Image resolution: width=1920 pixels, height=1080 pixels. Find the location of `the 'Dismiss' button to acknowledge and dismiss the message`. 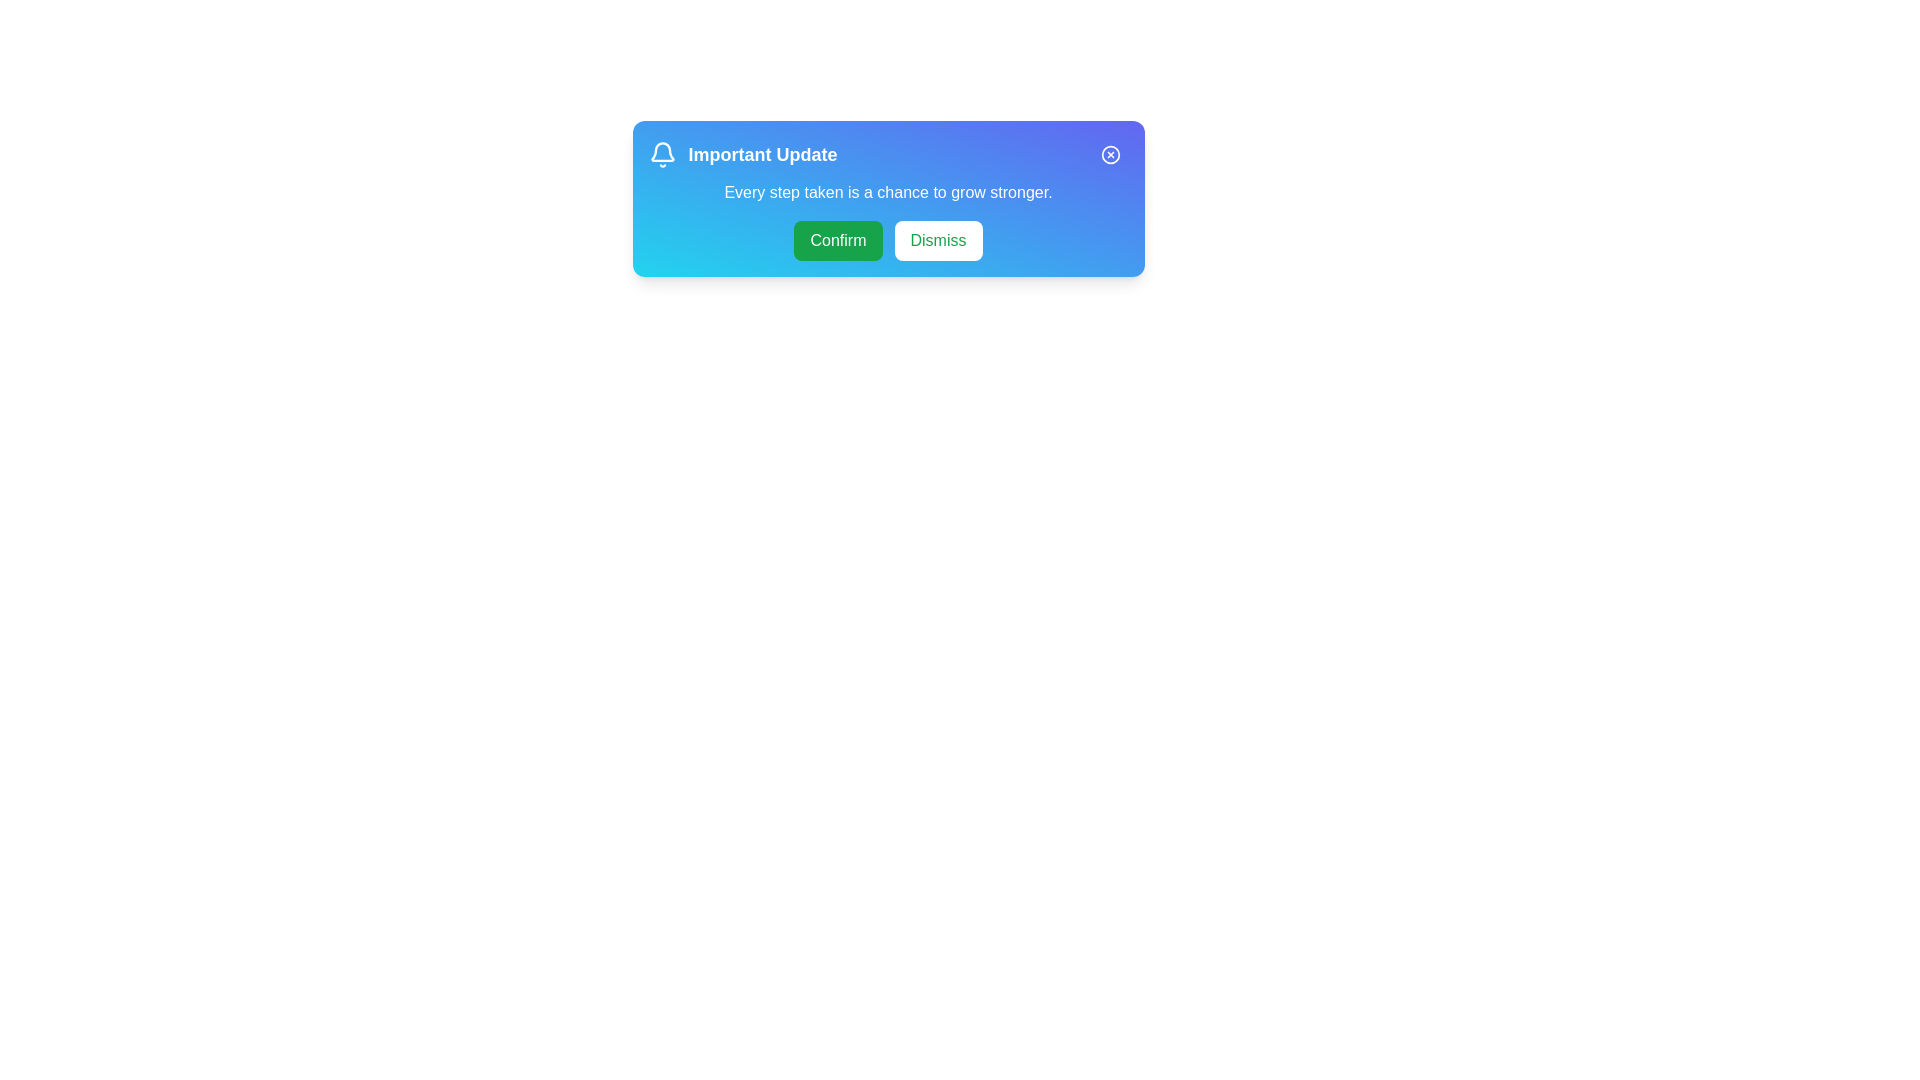

the 'Dismiss' button to acknowledge and dismiss the message is located at coordinates (937, 239).